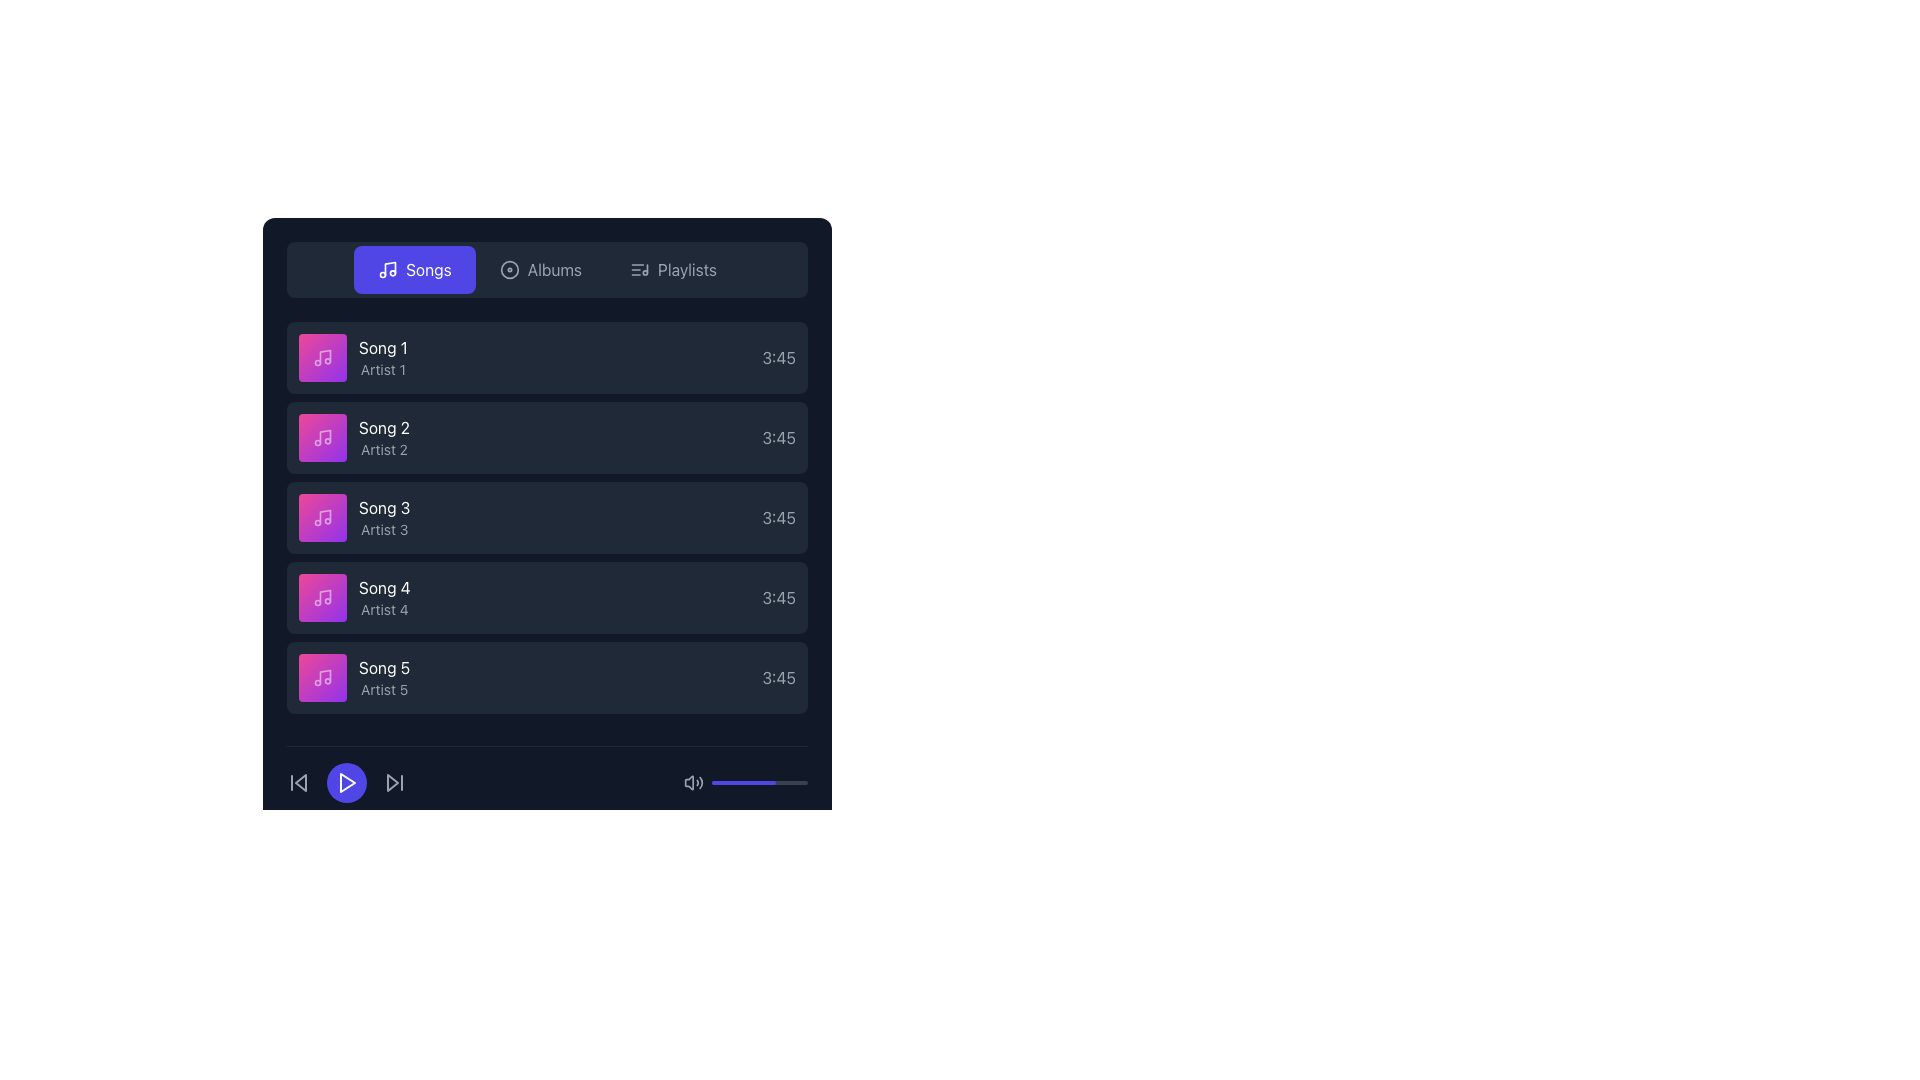 This screenshot has height=1080, width=1920. I want to click on the 'Playlists' menu label located in the horizontal navigation bar, so click(687, 270).